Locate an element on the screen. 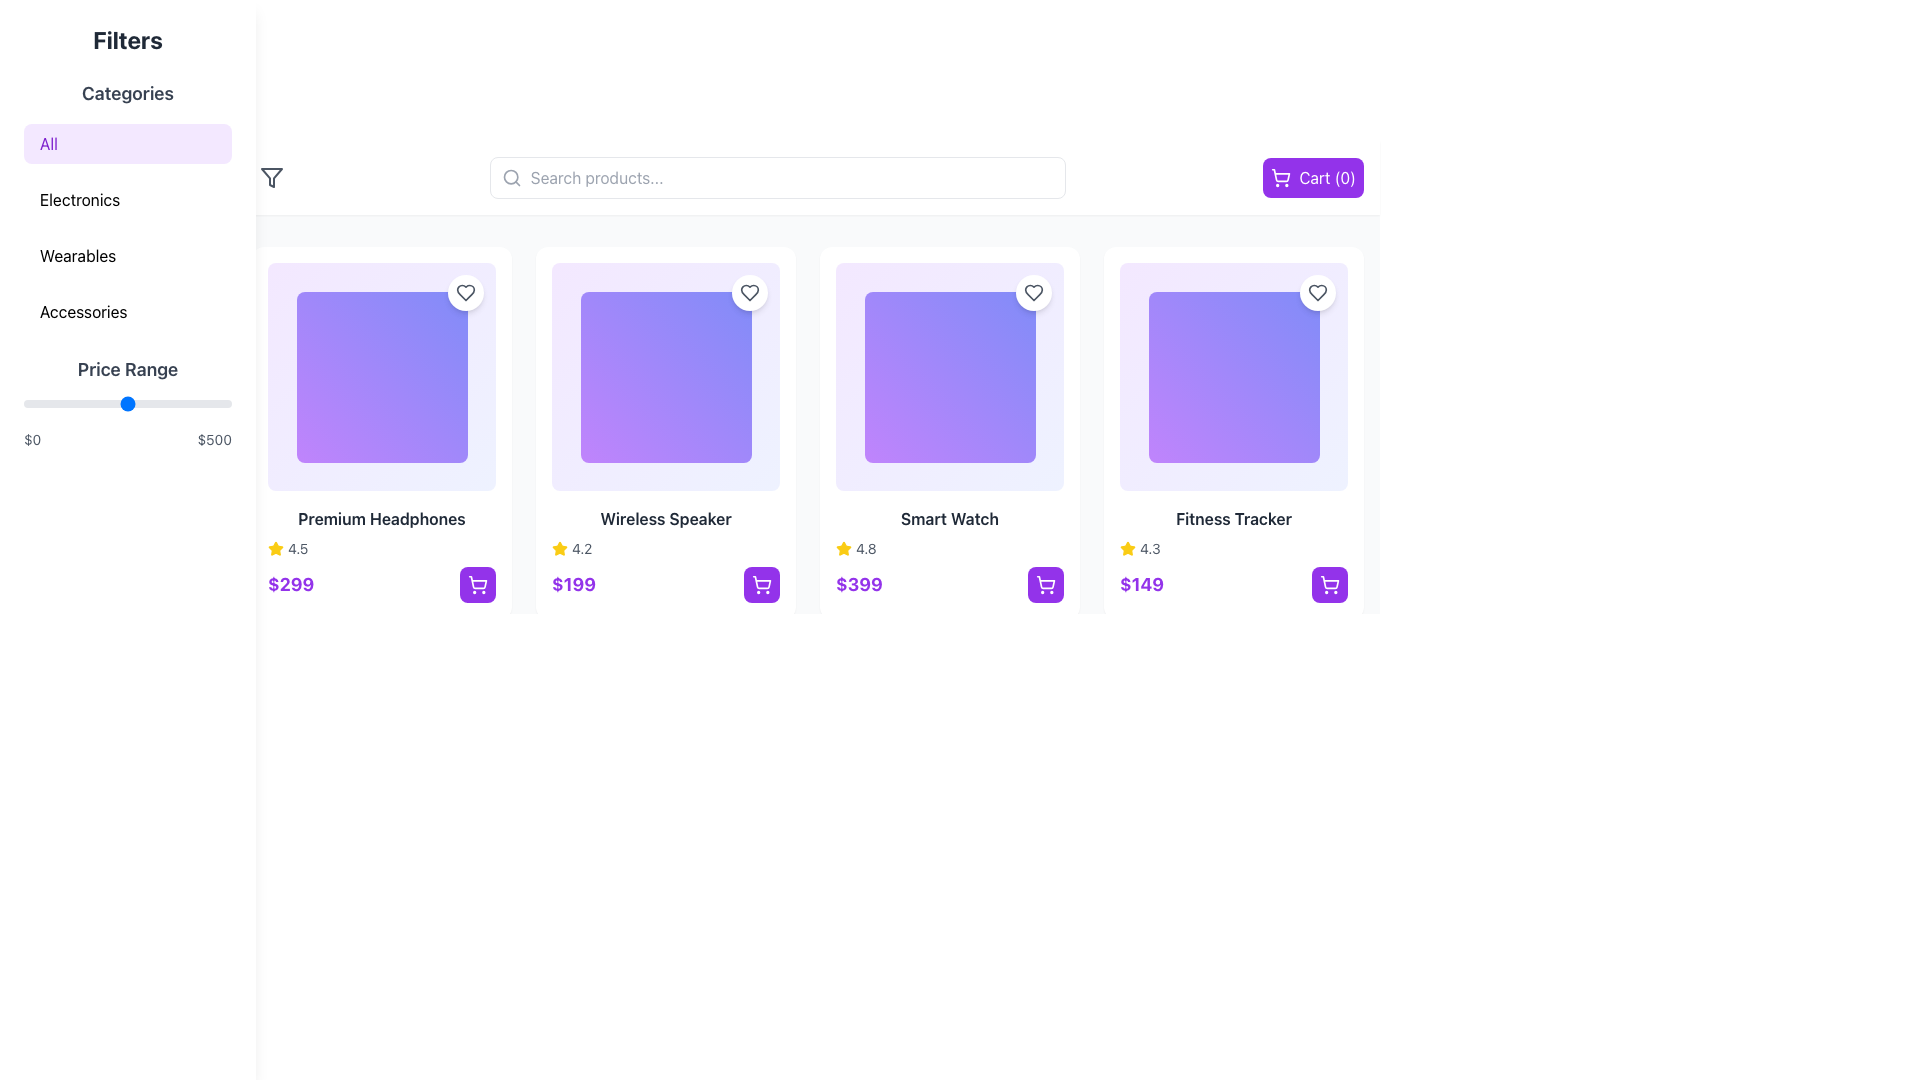 The height and width of the screenshot is (1080, 1920). the price text label of the 'Premium Headphones' product located at the bottom-left corner of the product card is located at coordinates (290, 585).